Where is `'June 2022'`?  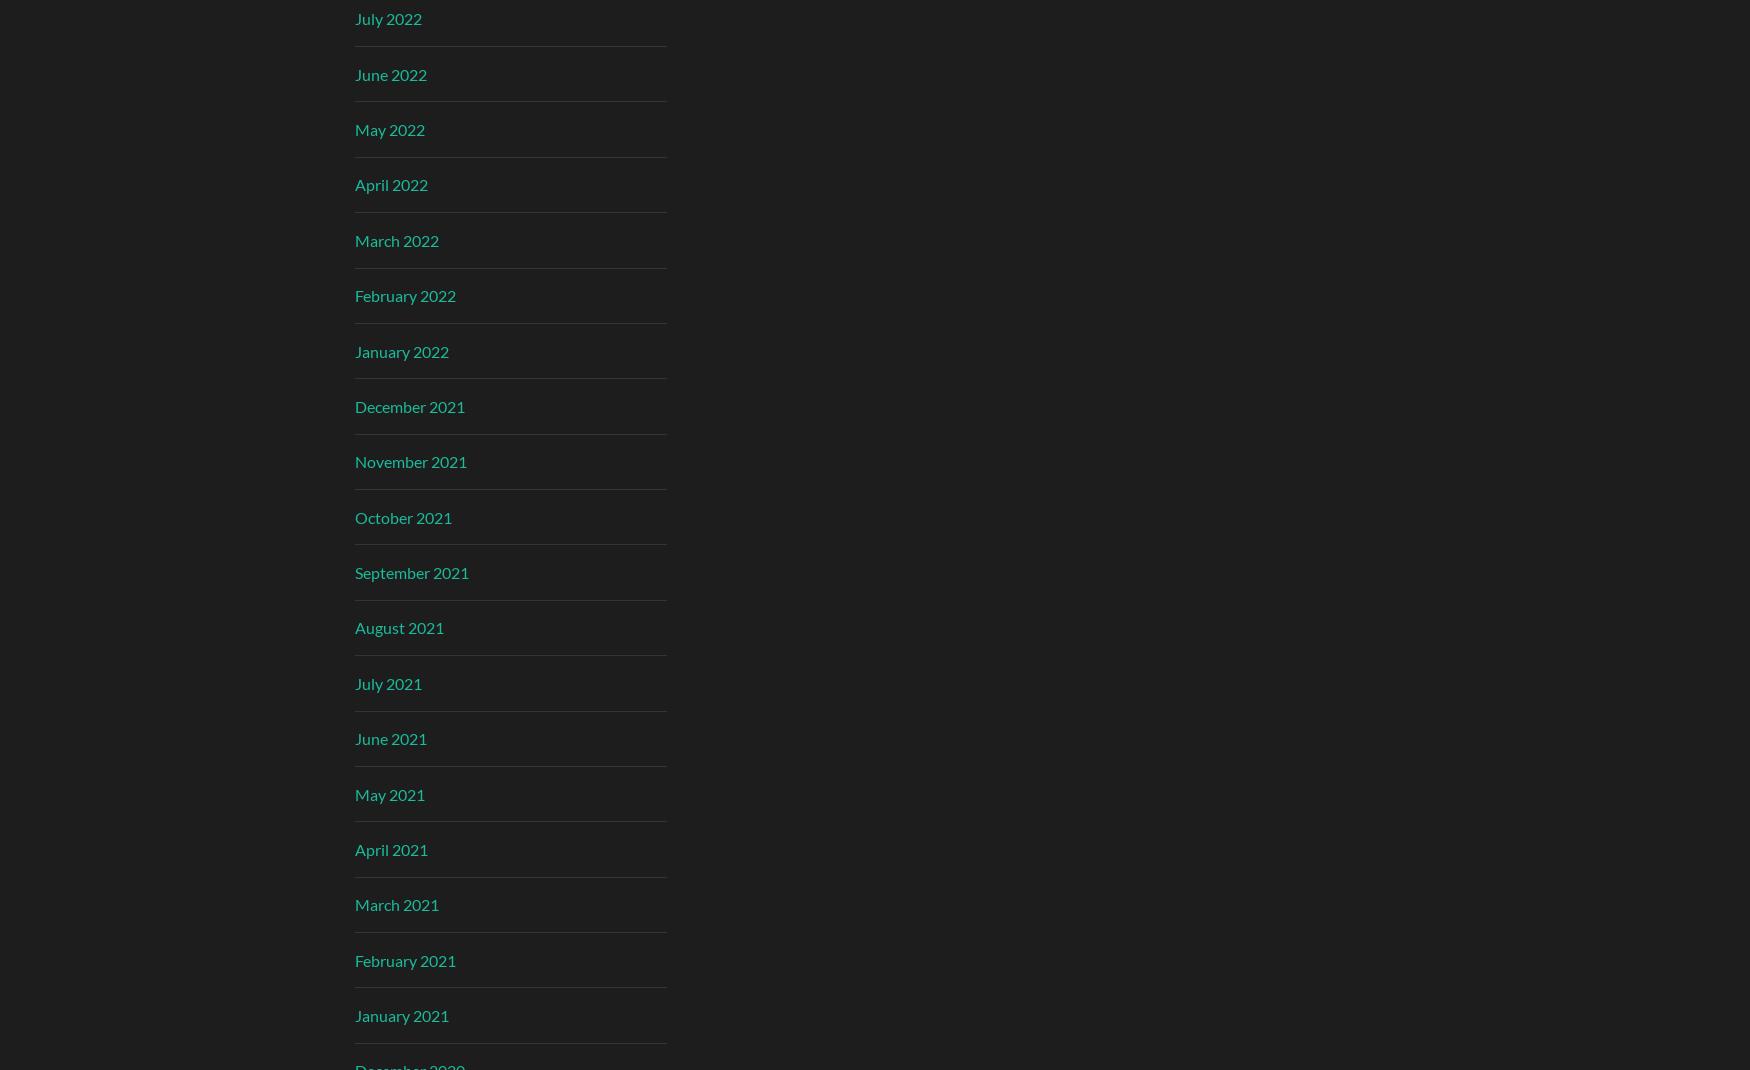 'June 2022' is located at coordinates (389, 72).